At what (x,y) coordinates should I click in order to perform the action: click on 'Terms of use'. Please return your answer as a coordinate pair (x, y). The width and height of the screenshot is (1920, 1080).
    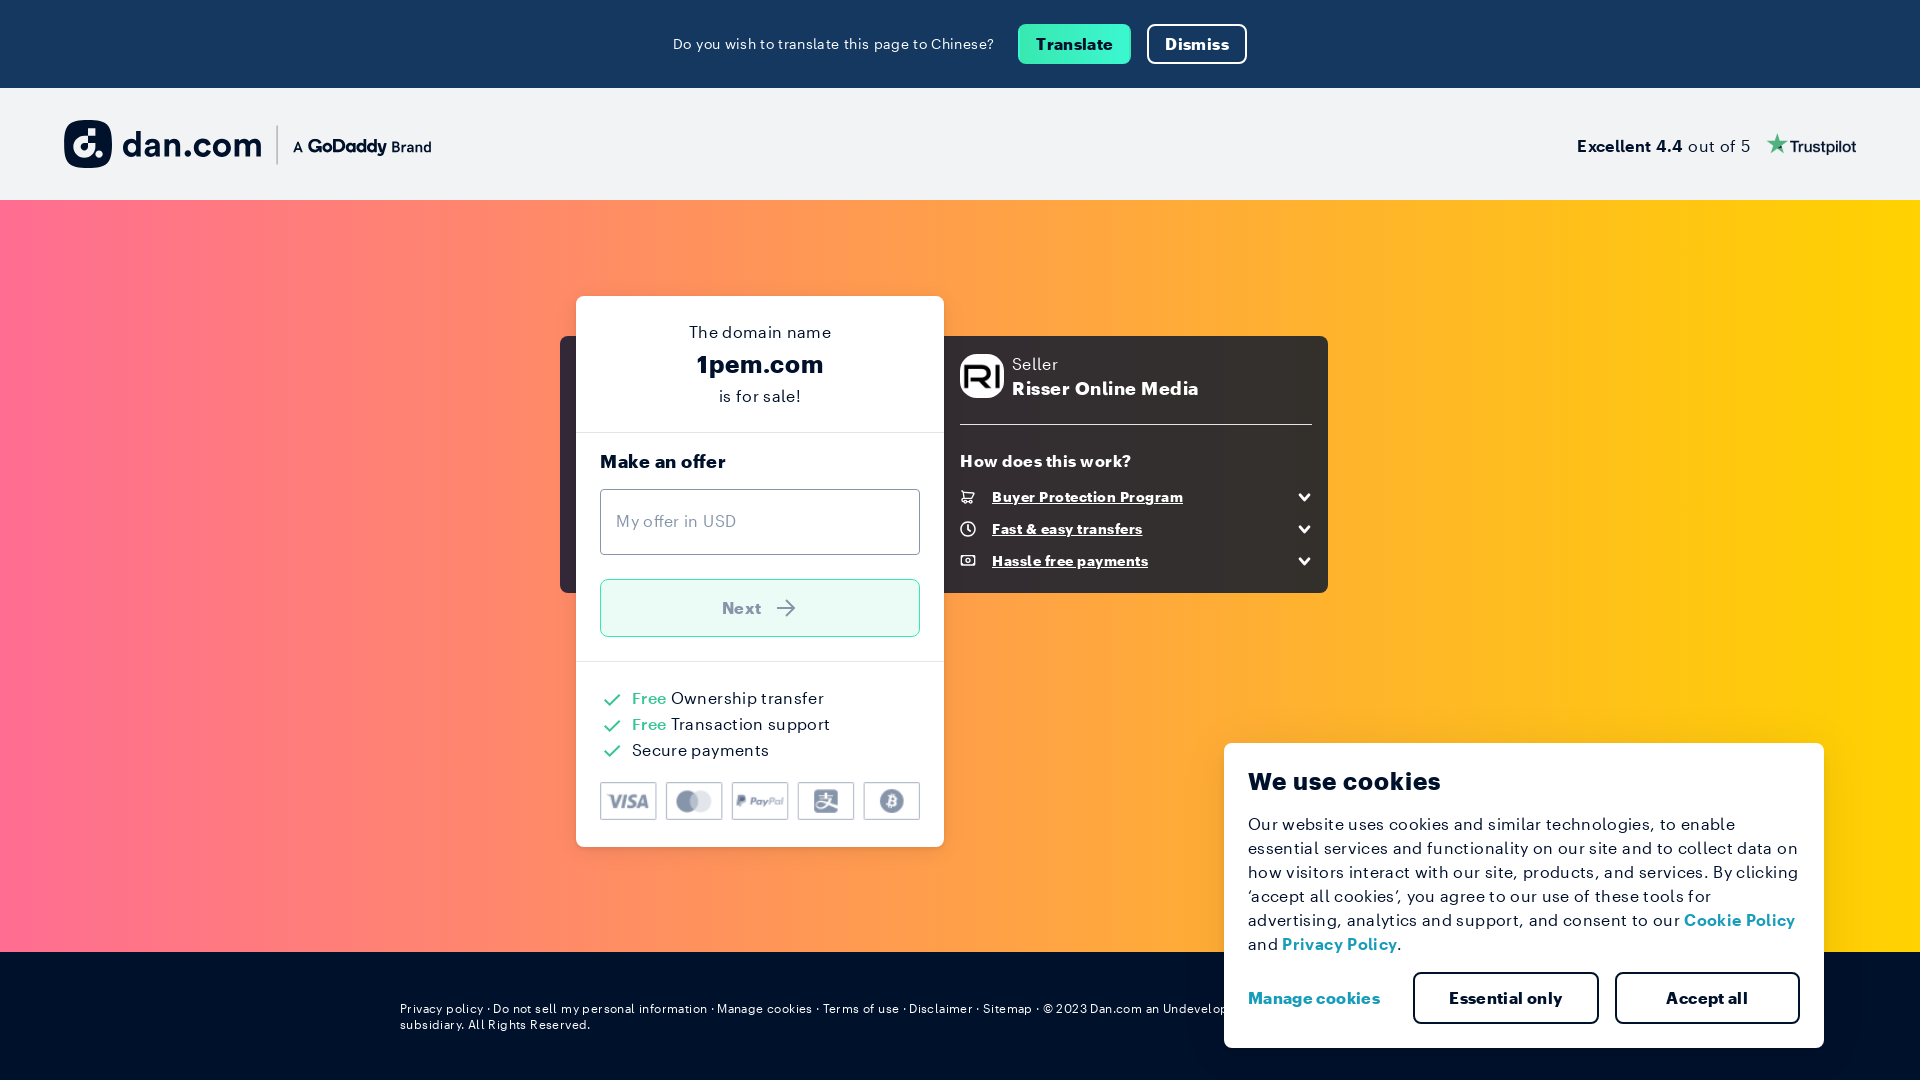
    Looking at the image, I should click on (861, 1007).